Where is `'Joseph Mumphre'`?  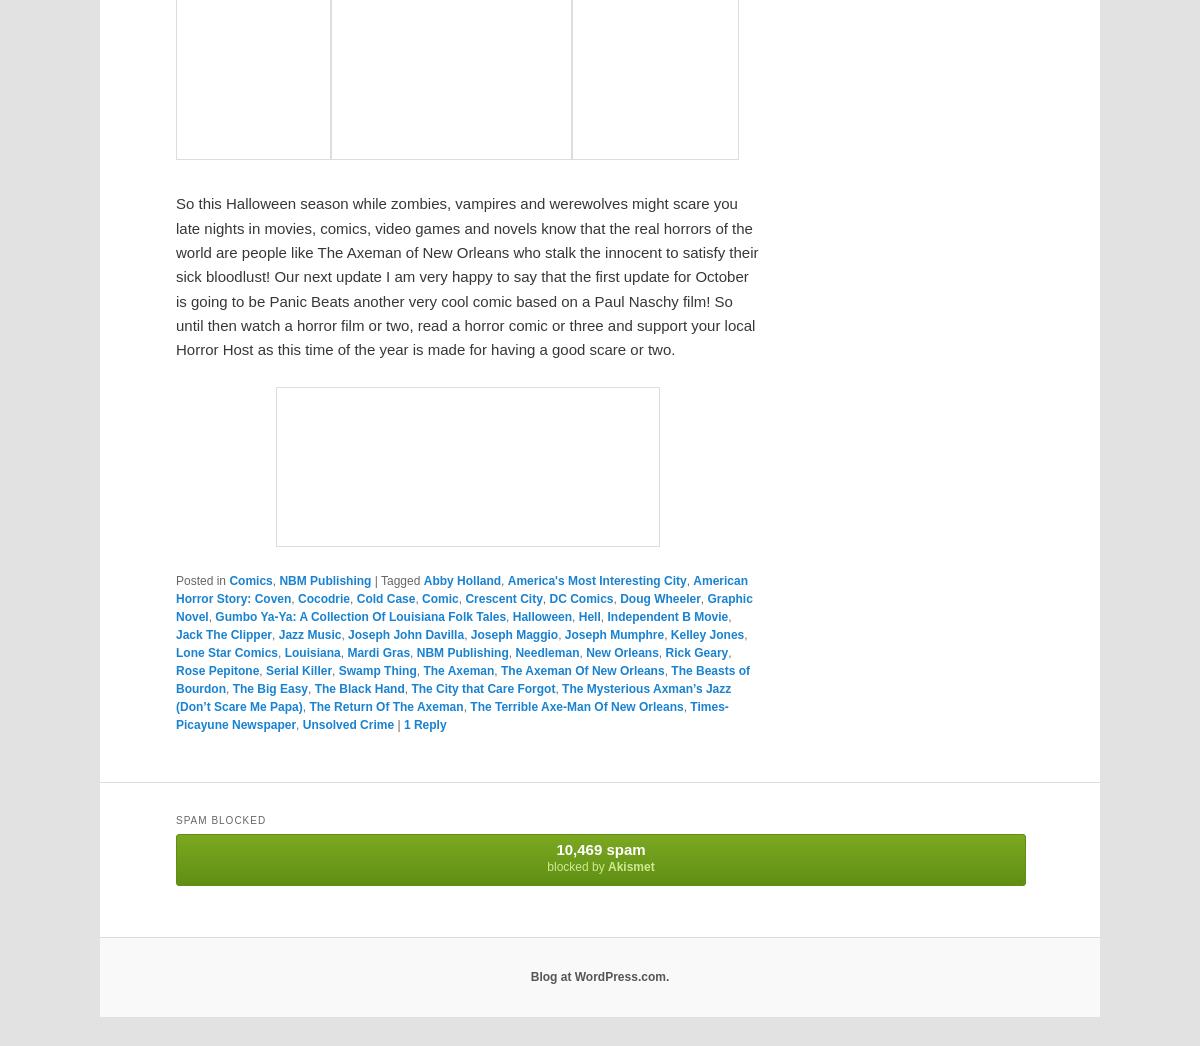 'Joseph Mumphre' is located at coordinates (614, 632).